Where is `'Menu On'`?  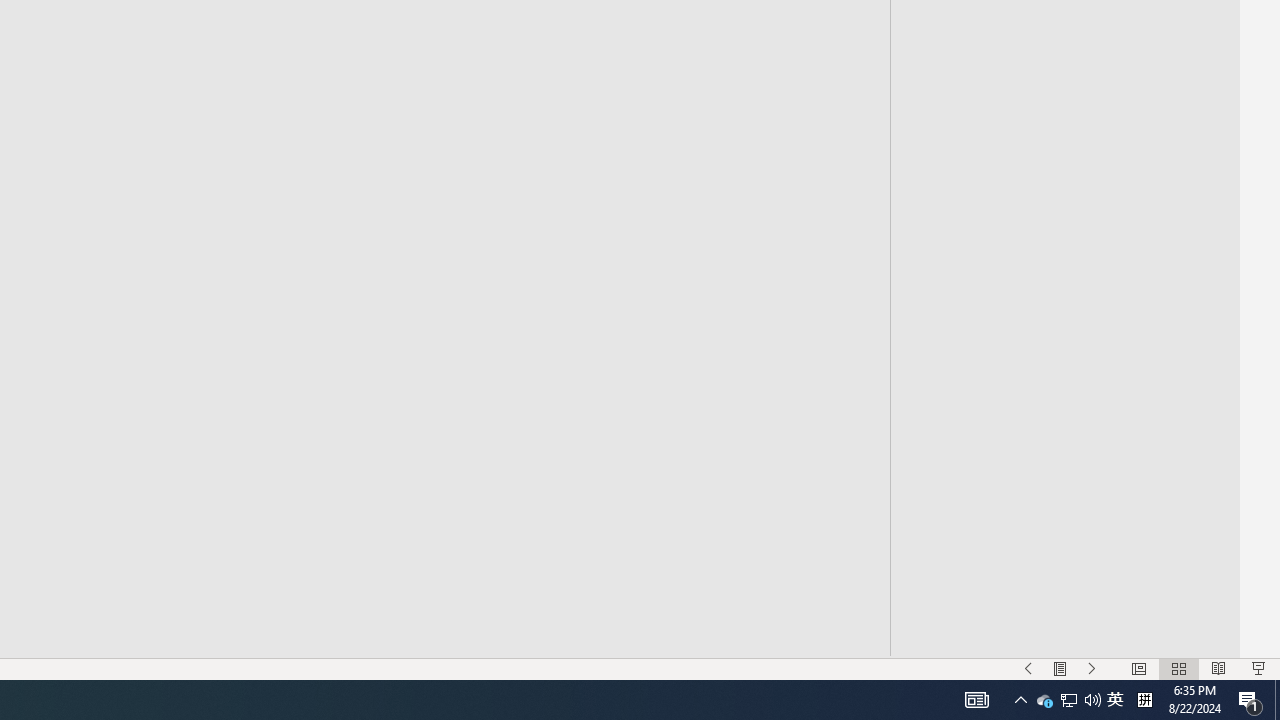
'Menu On' is located at coordinates (1059, 669).